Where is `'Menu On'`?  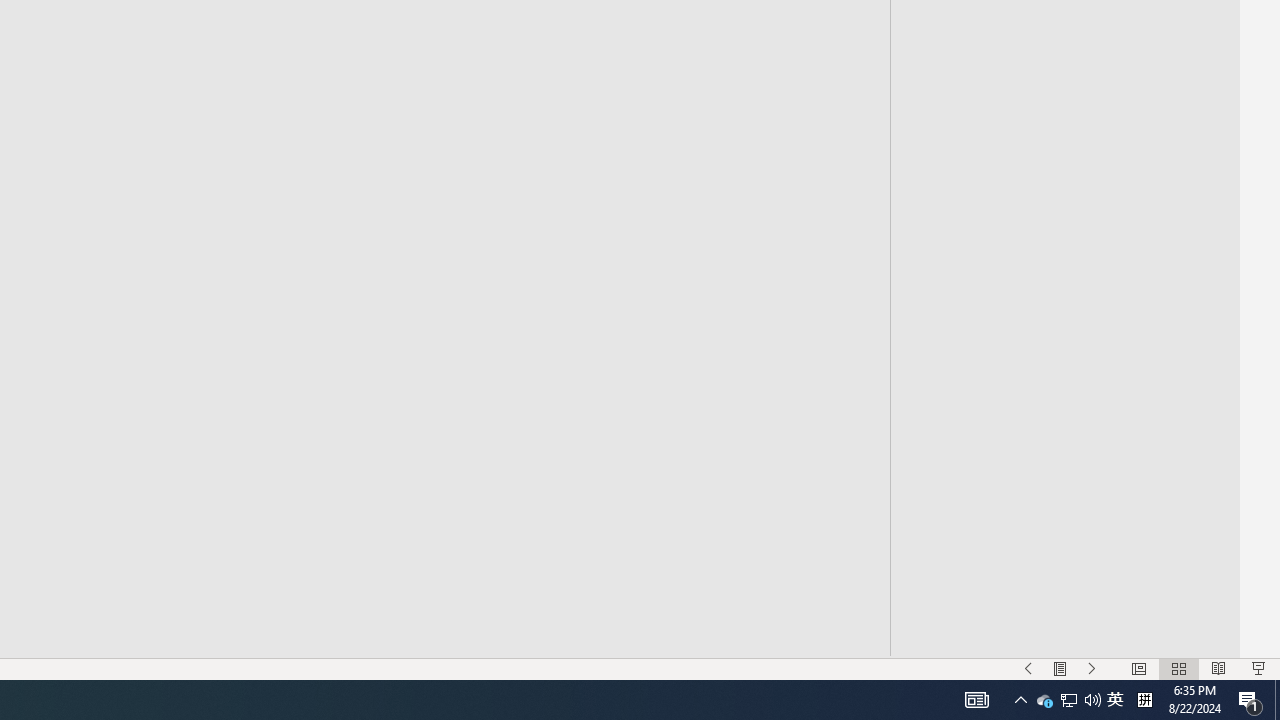
'Menu On' is located at coordinates (1059, 669).